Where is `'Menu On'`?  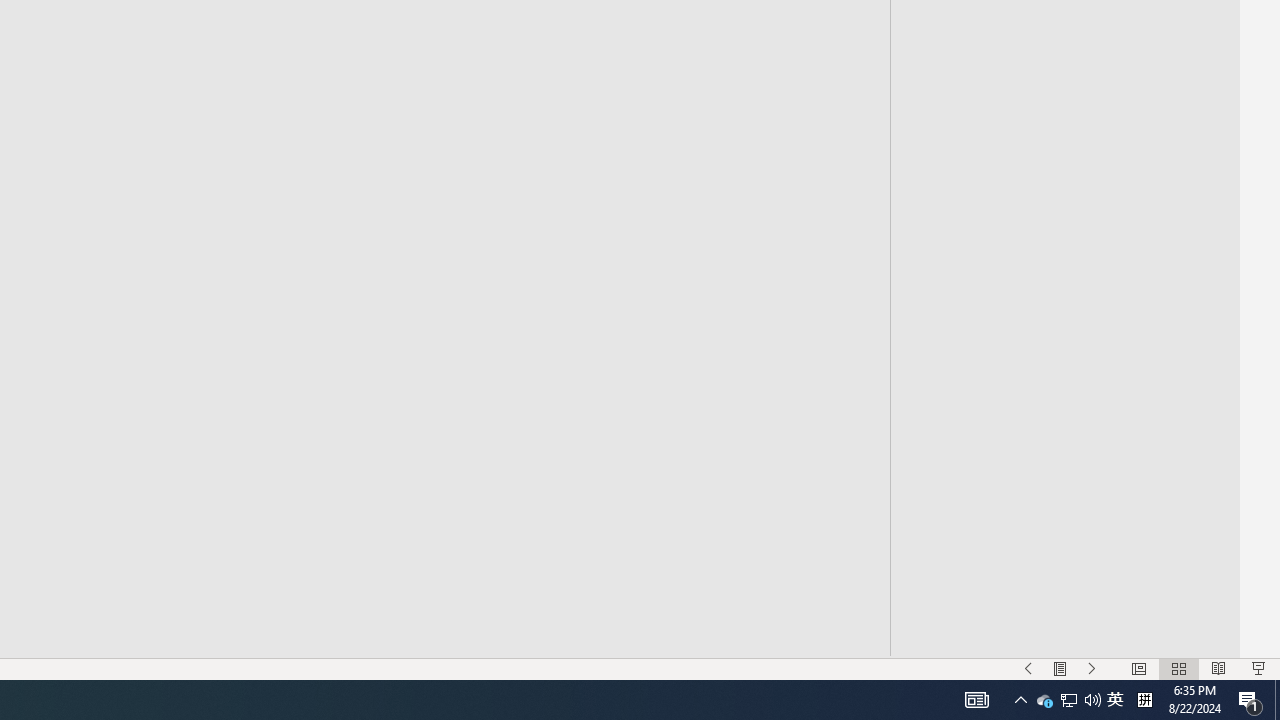
'Menu On' is located at coordinates (1059, 669).